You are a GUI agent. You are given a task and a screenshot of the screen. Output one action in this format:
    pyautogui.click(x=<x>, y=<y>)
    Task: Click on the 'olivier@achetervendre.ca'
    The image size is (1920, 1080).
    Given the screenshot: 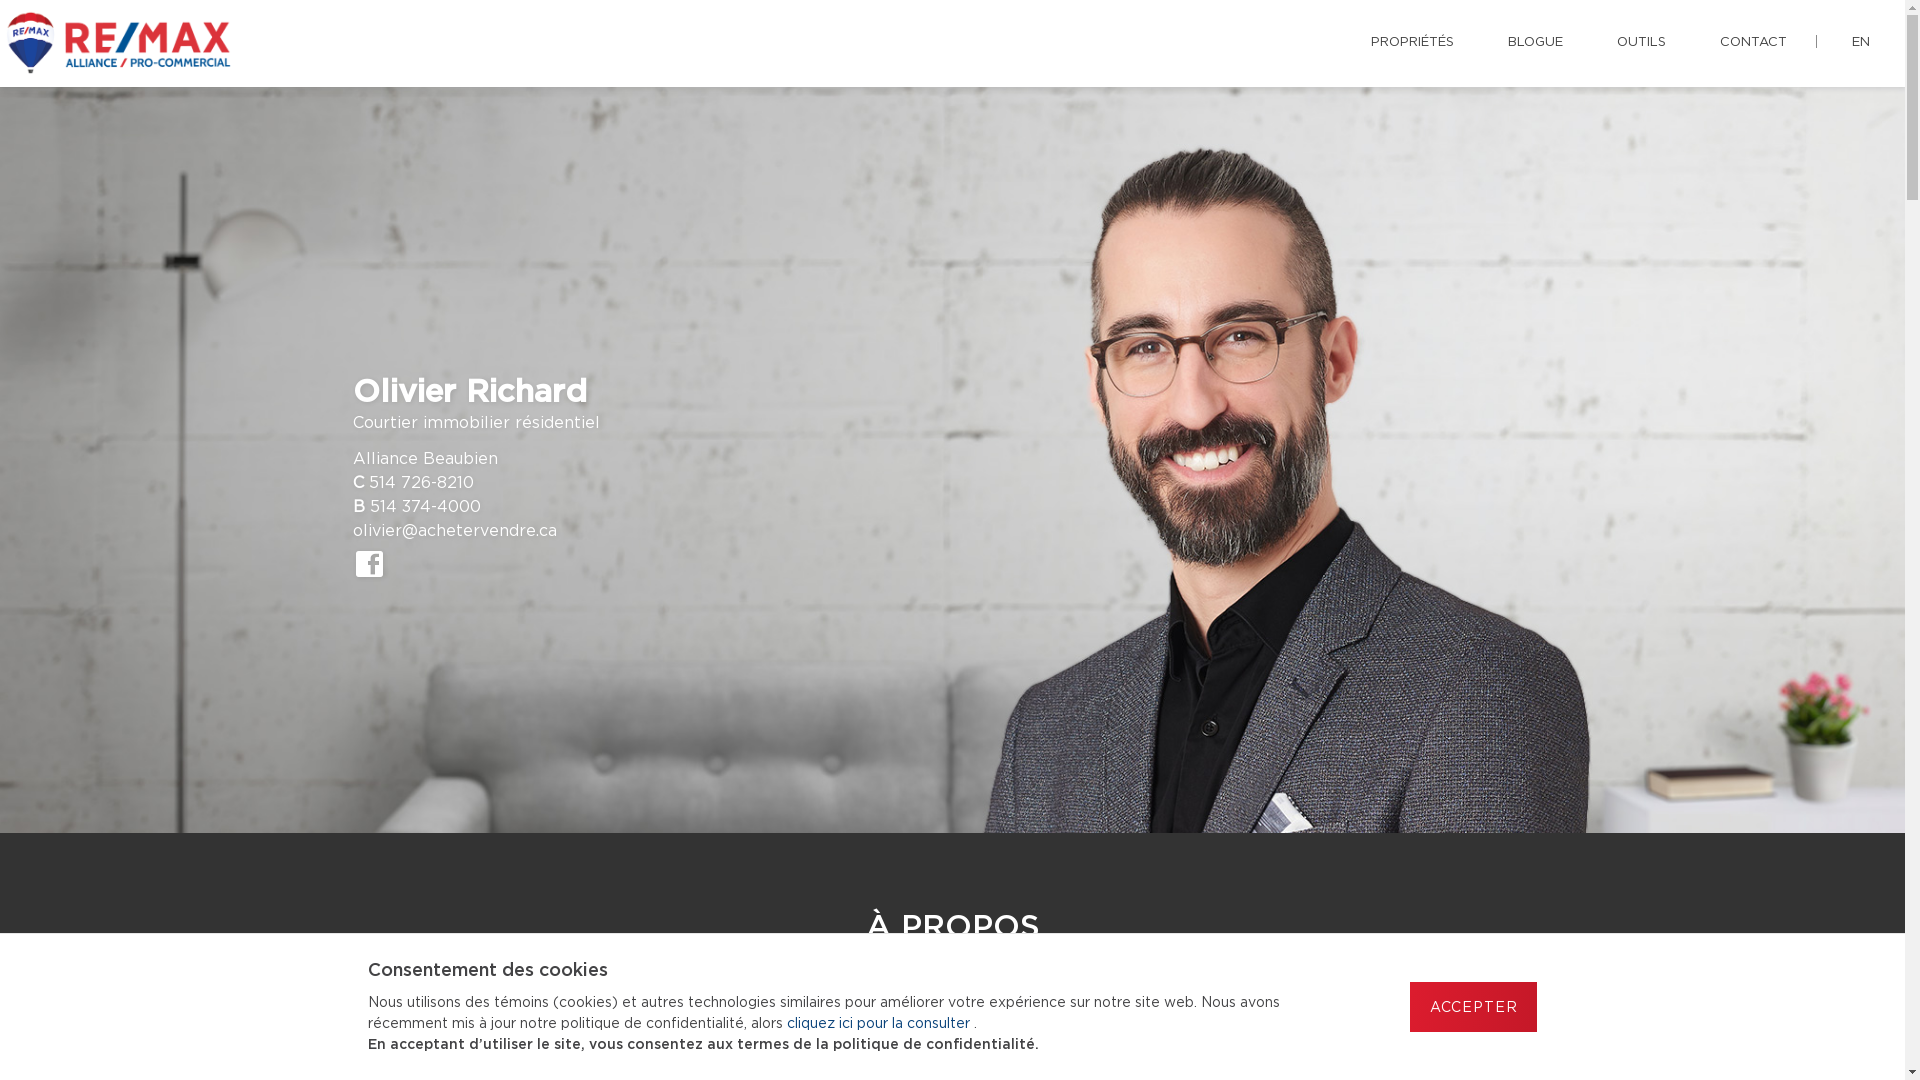 What is the action you would take?
    pyautogui.click(x=453, y=530)
    